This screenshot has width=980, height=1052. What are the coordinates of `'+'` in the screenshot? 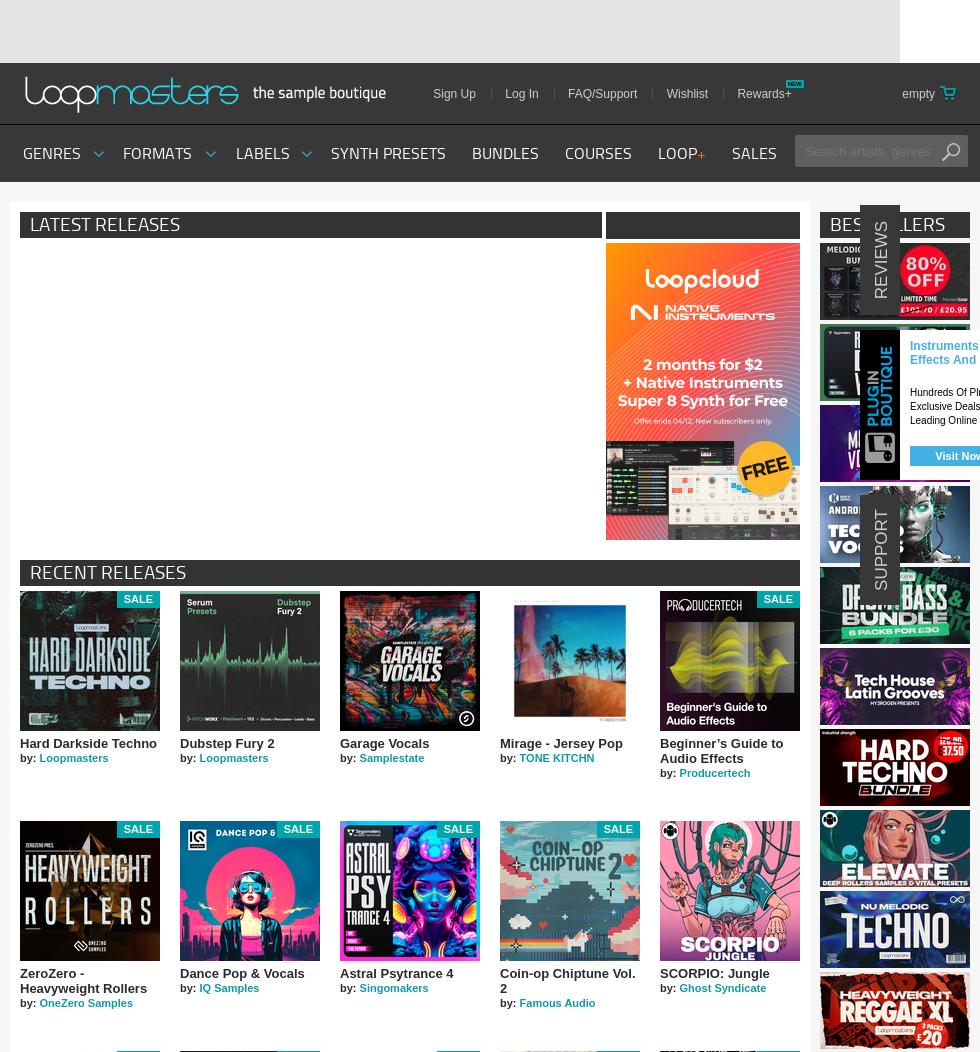 It's located at (701, 152).